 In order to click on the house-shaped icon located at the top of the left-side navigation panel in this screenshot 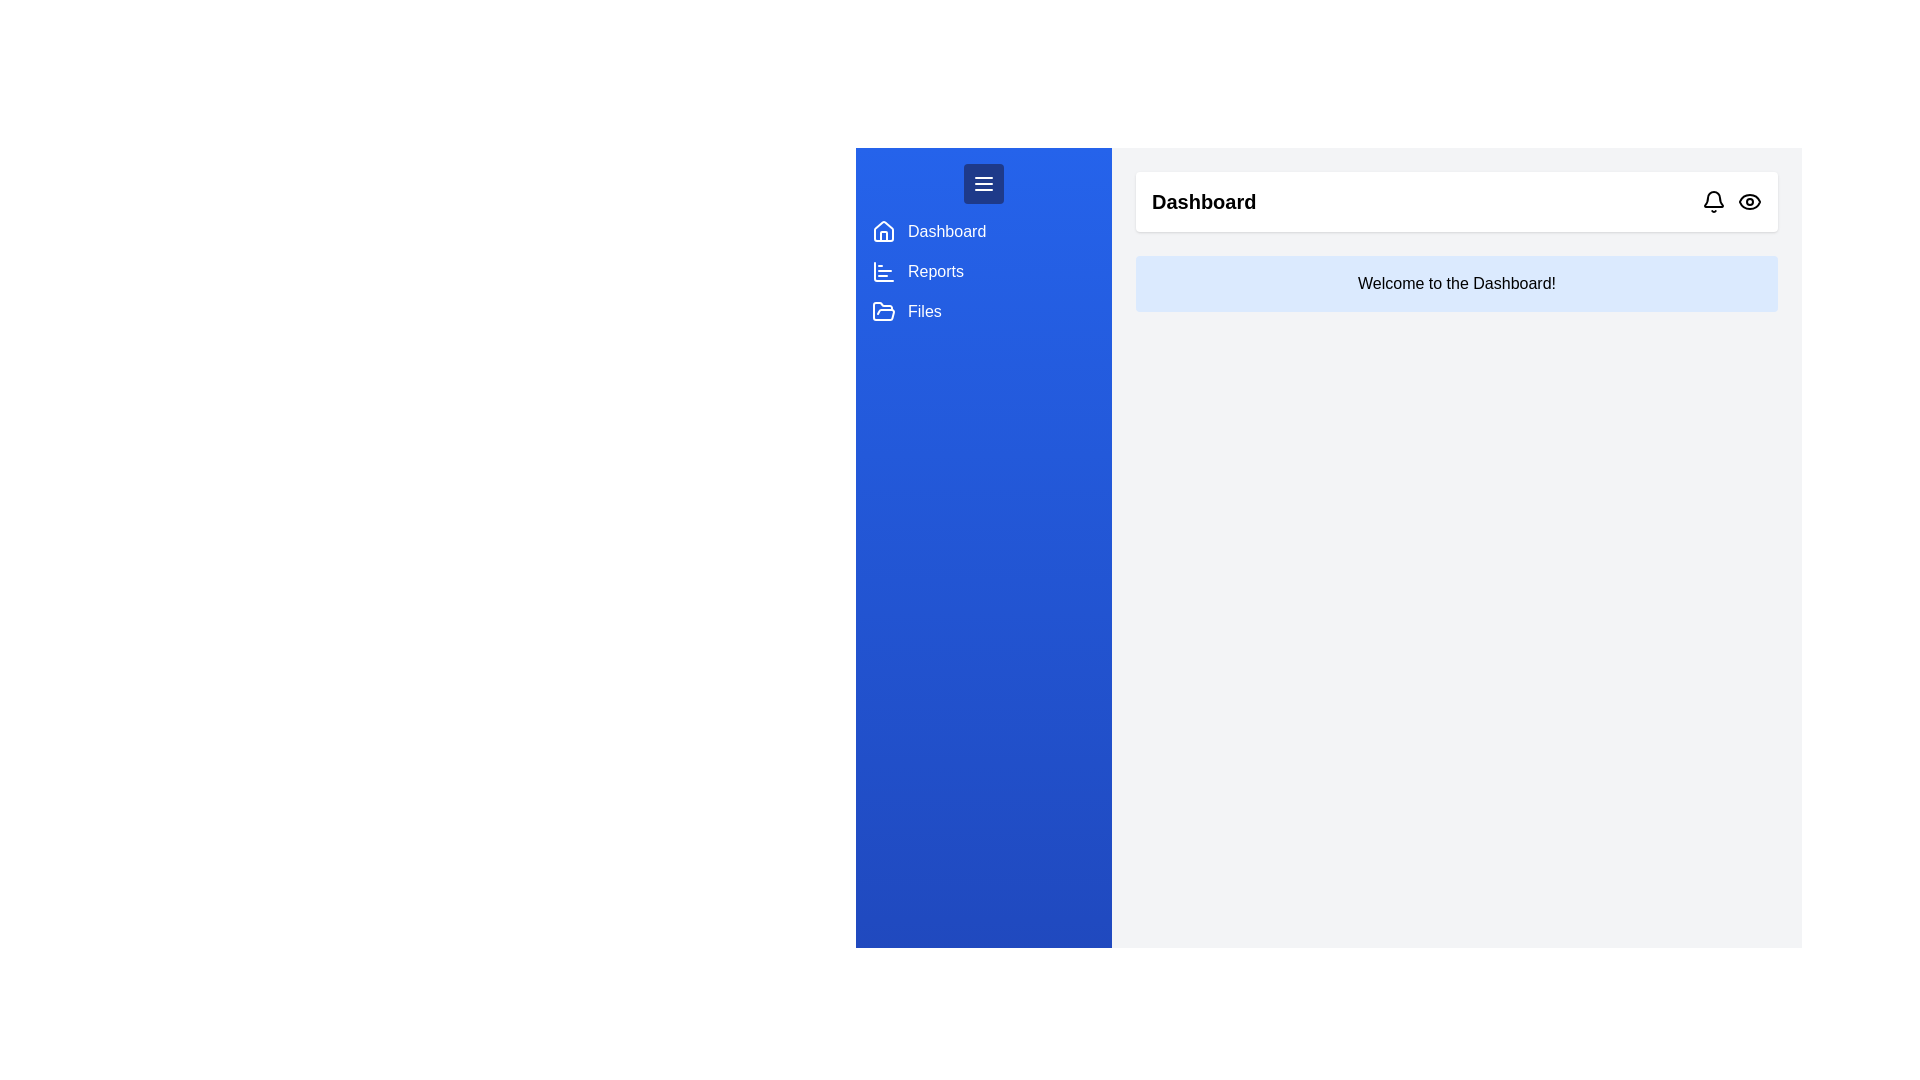, I will do `click(882, 230)`.